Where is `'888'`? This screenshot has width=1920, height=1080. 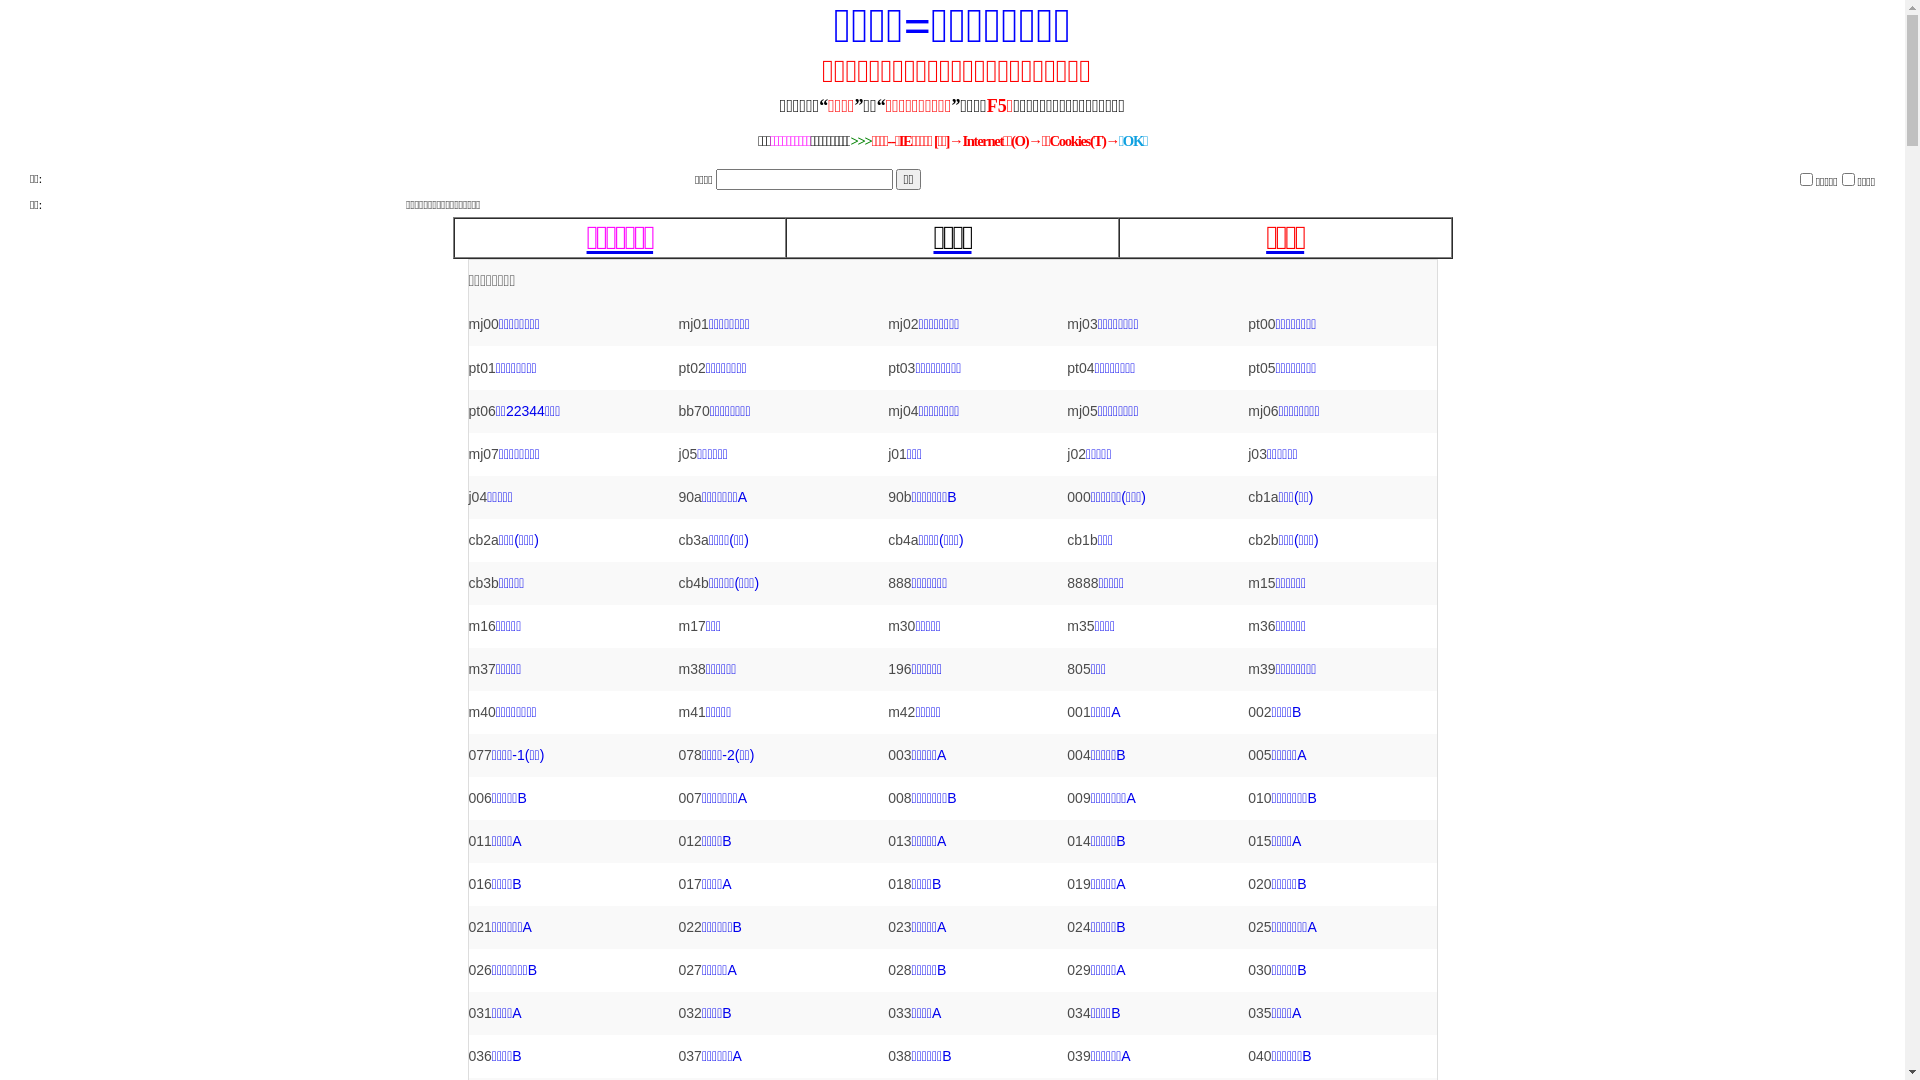 '888' is located at coordinates (898, 582).